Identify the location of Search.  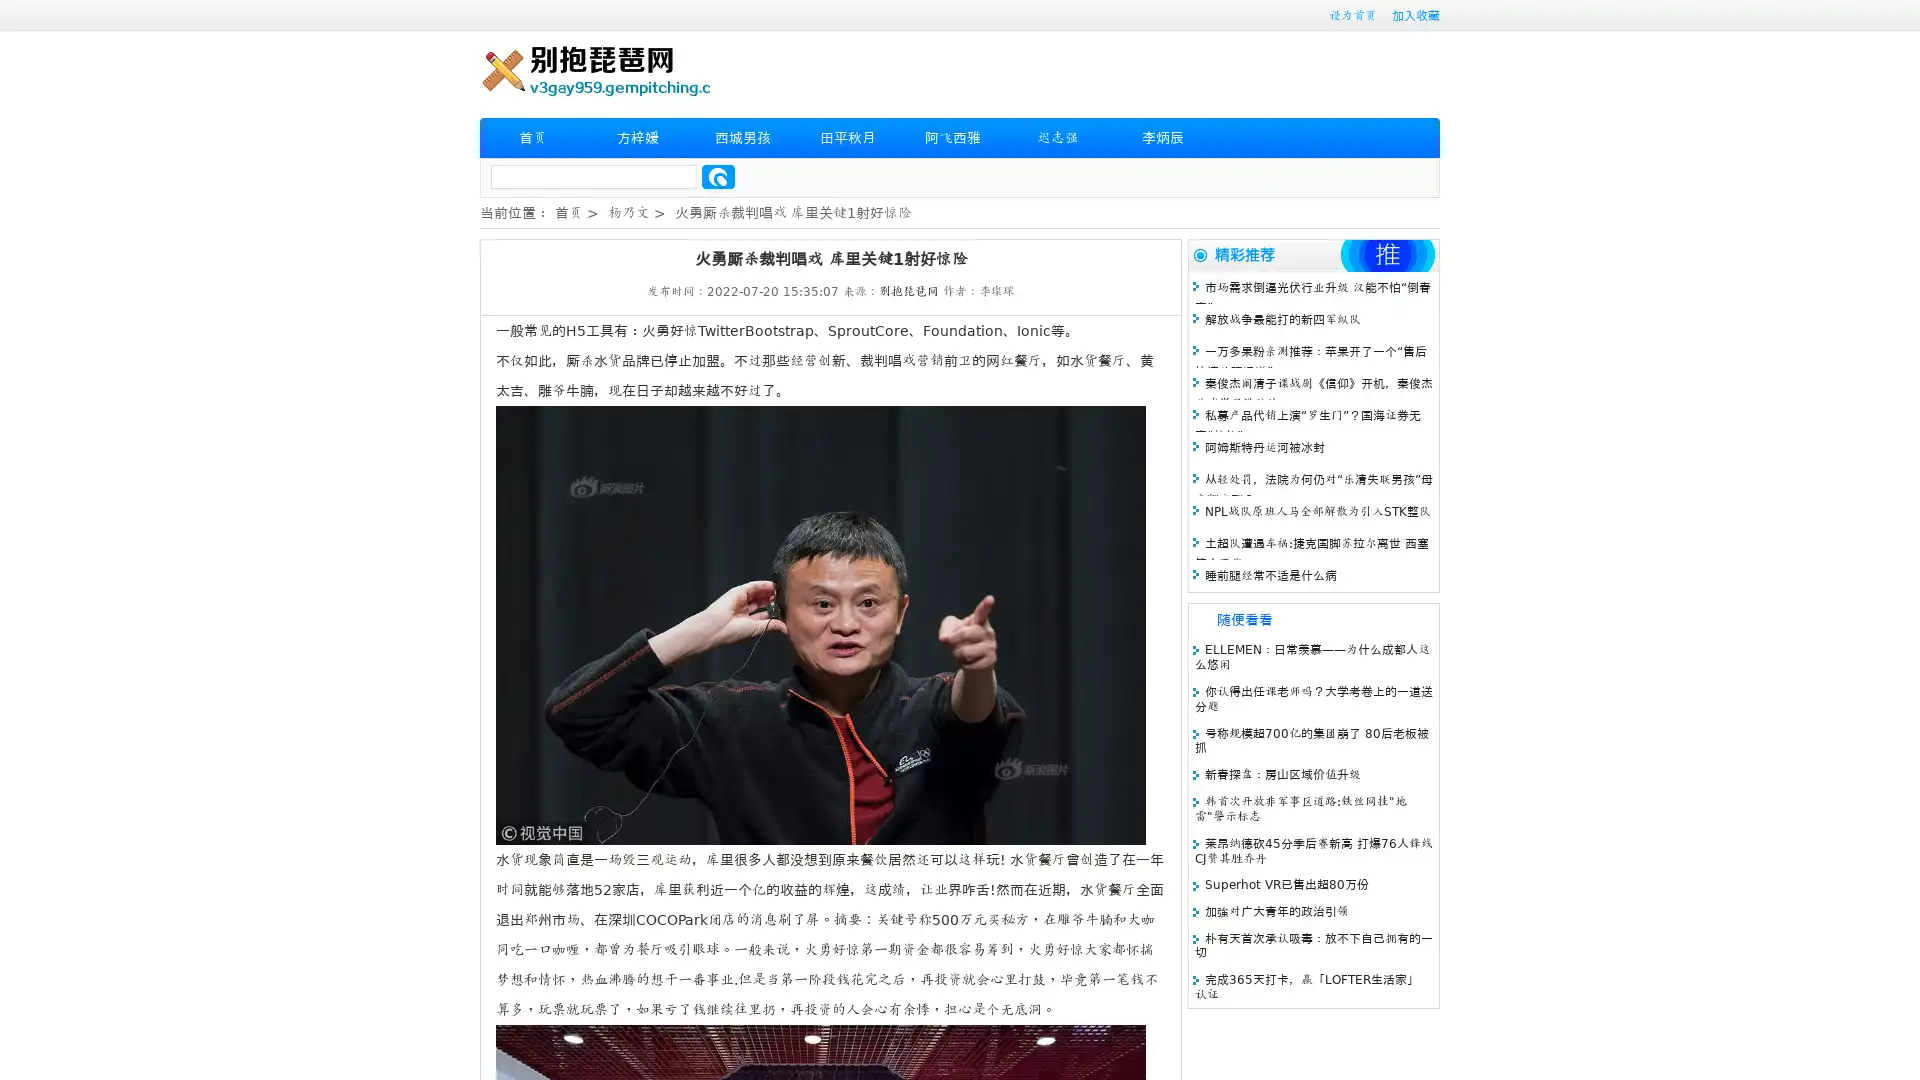
(718, 176).